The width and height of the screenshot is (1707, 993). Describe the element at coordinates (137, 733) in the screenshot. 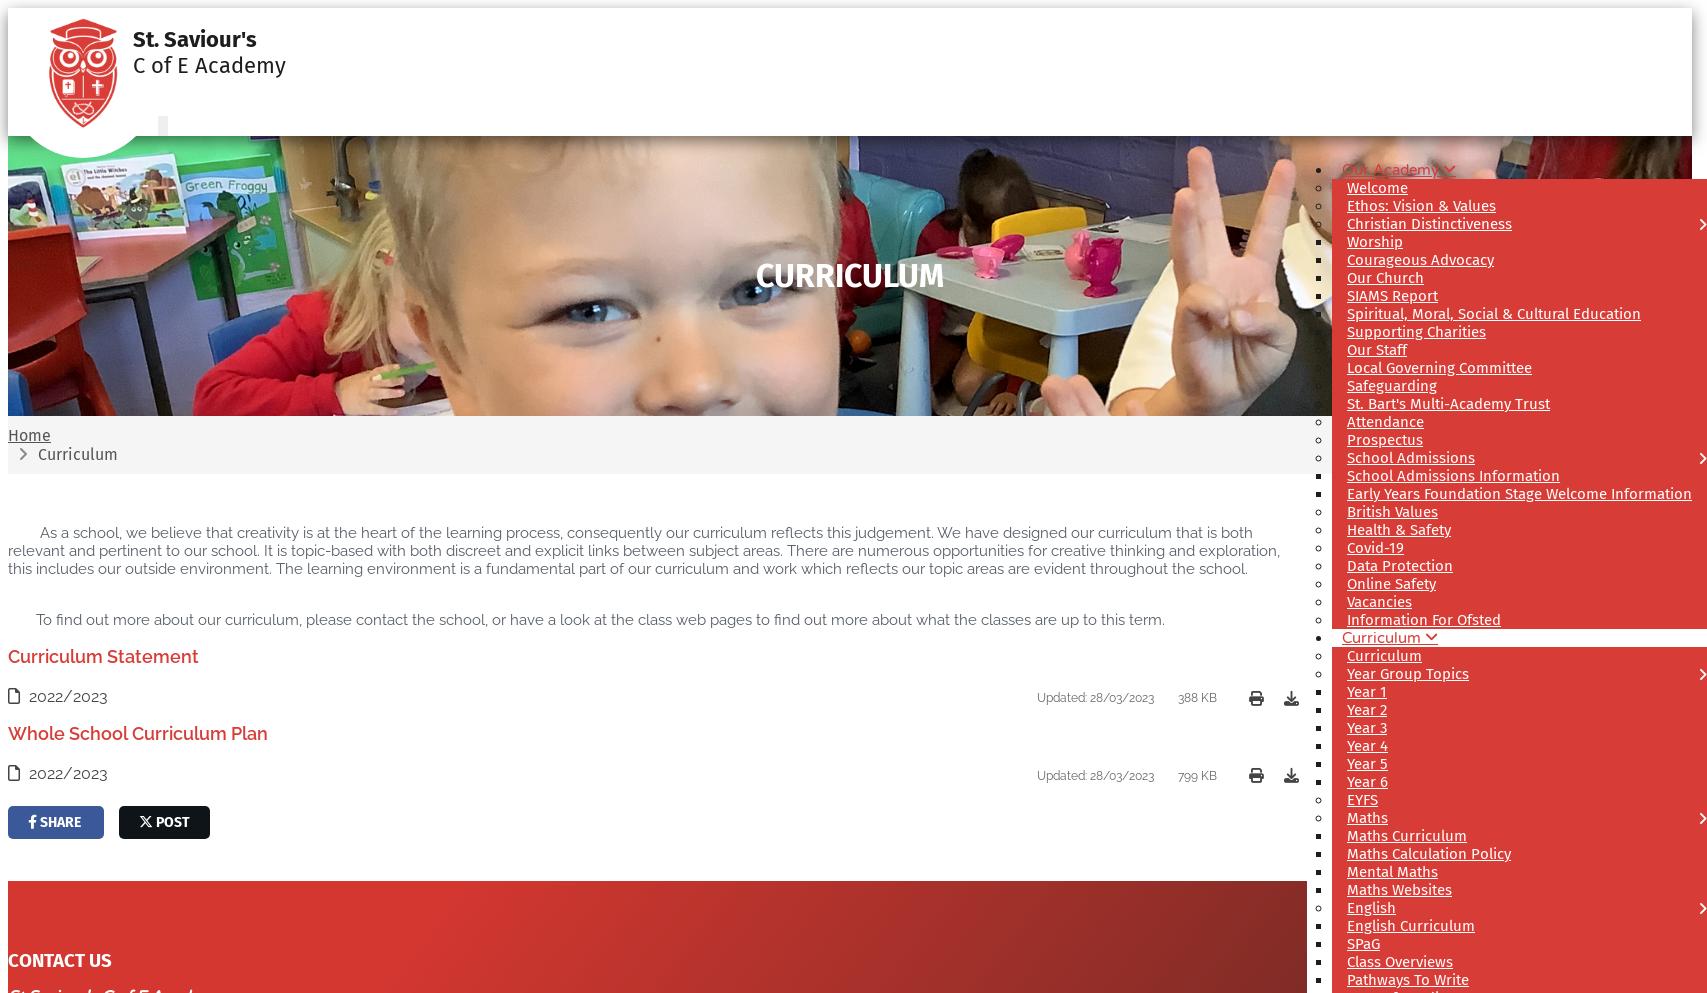

I see `'Whole School Curriculum Plan'` at that location.